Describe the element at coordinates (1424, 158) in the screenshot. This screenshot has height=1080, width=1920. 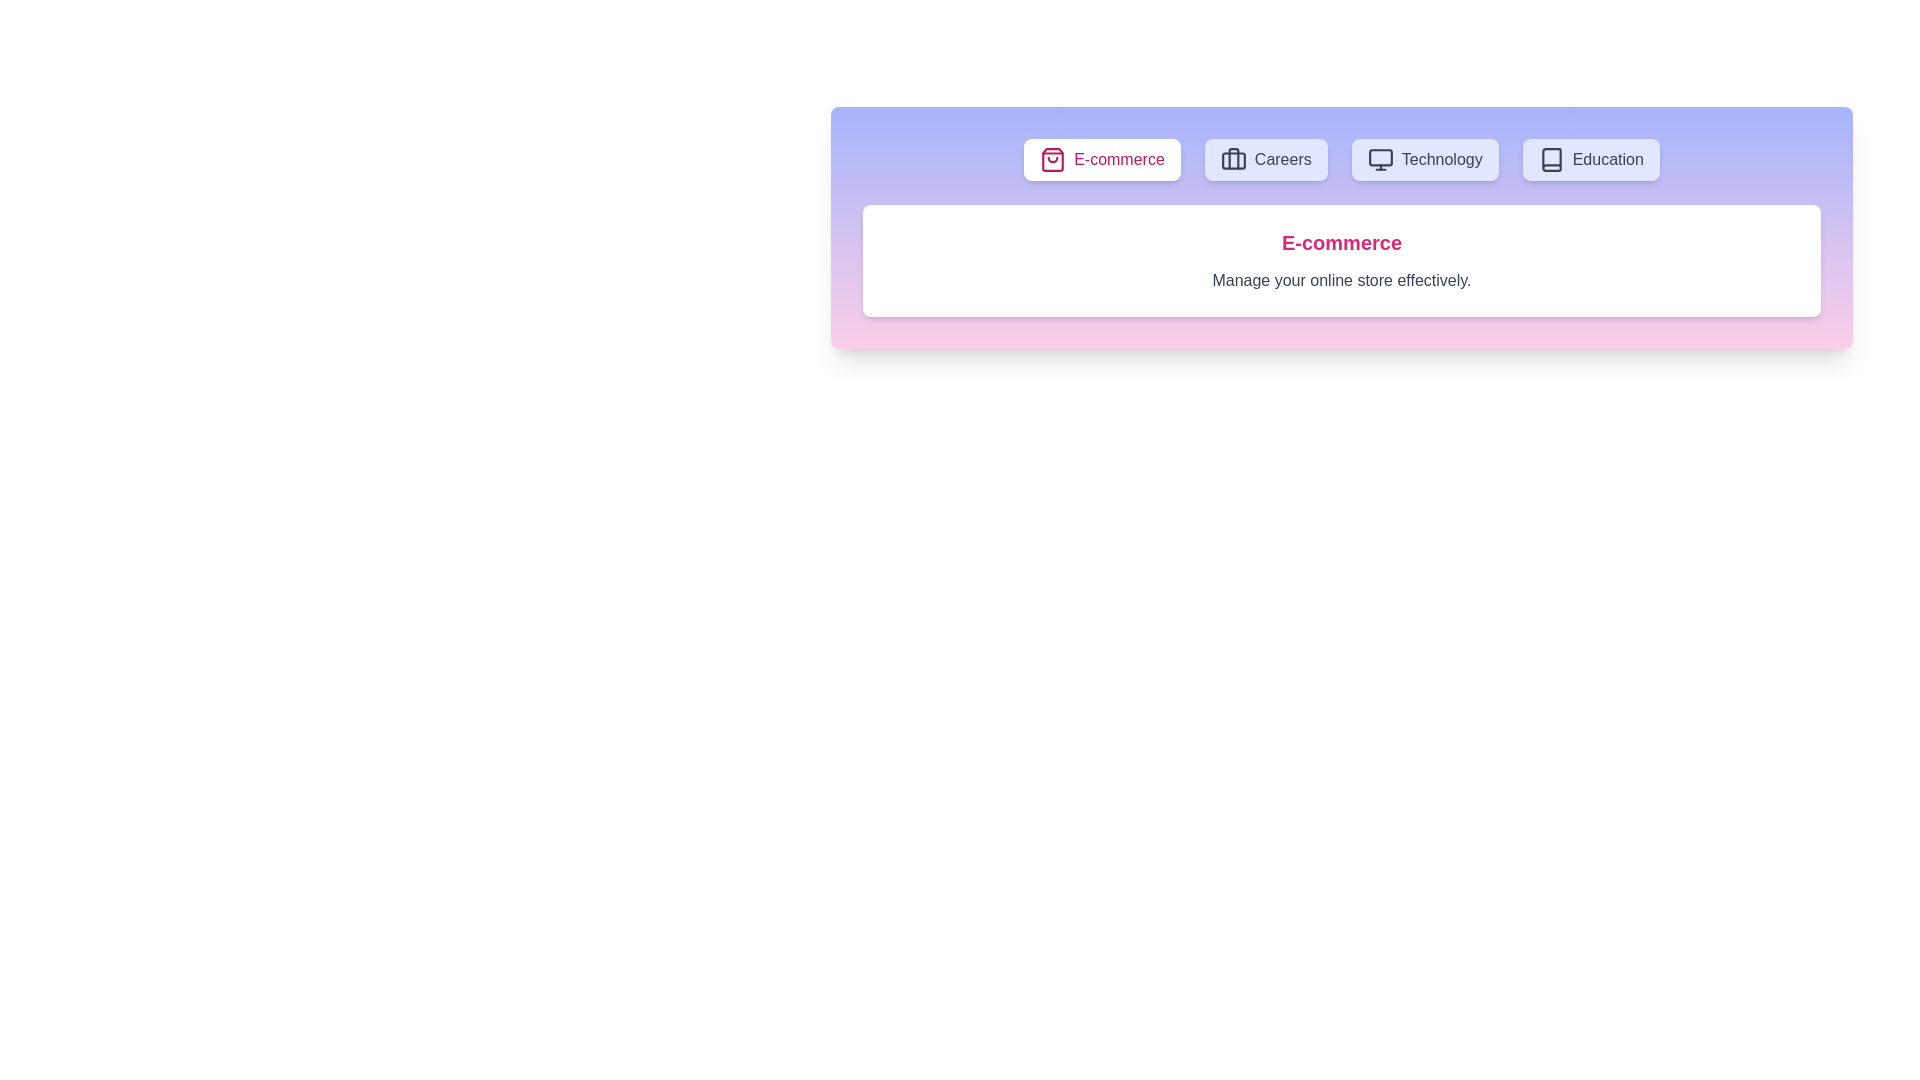
I see `the Technology tab` at that location.